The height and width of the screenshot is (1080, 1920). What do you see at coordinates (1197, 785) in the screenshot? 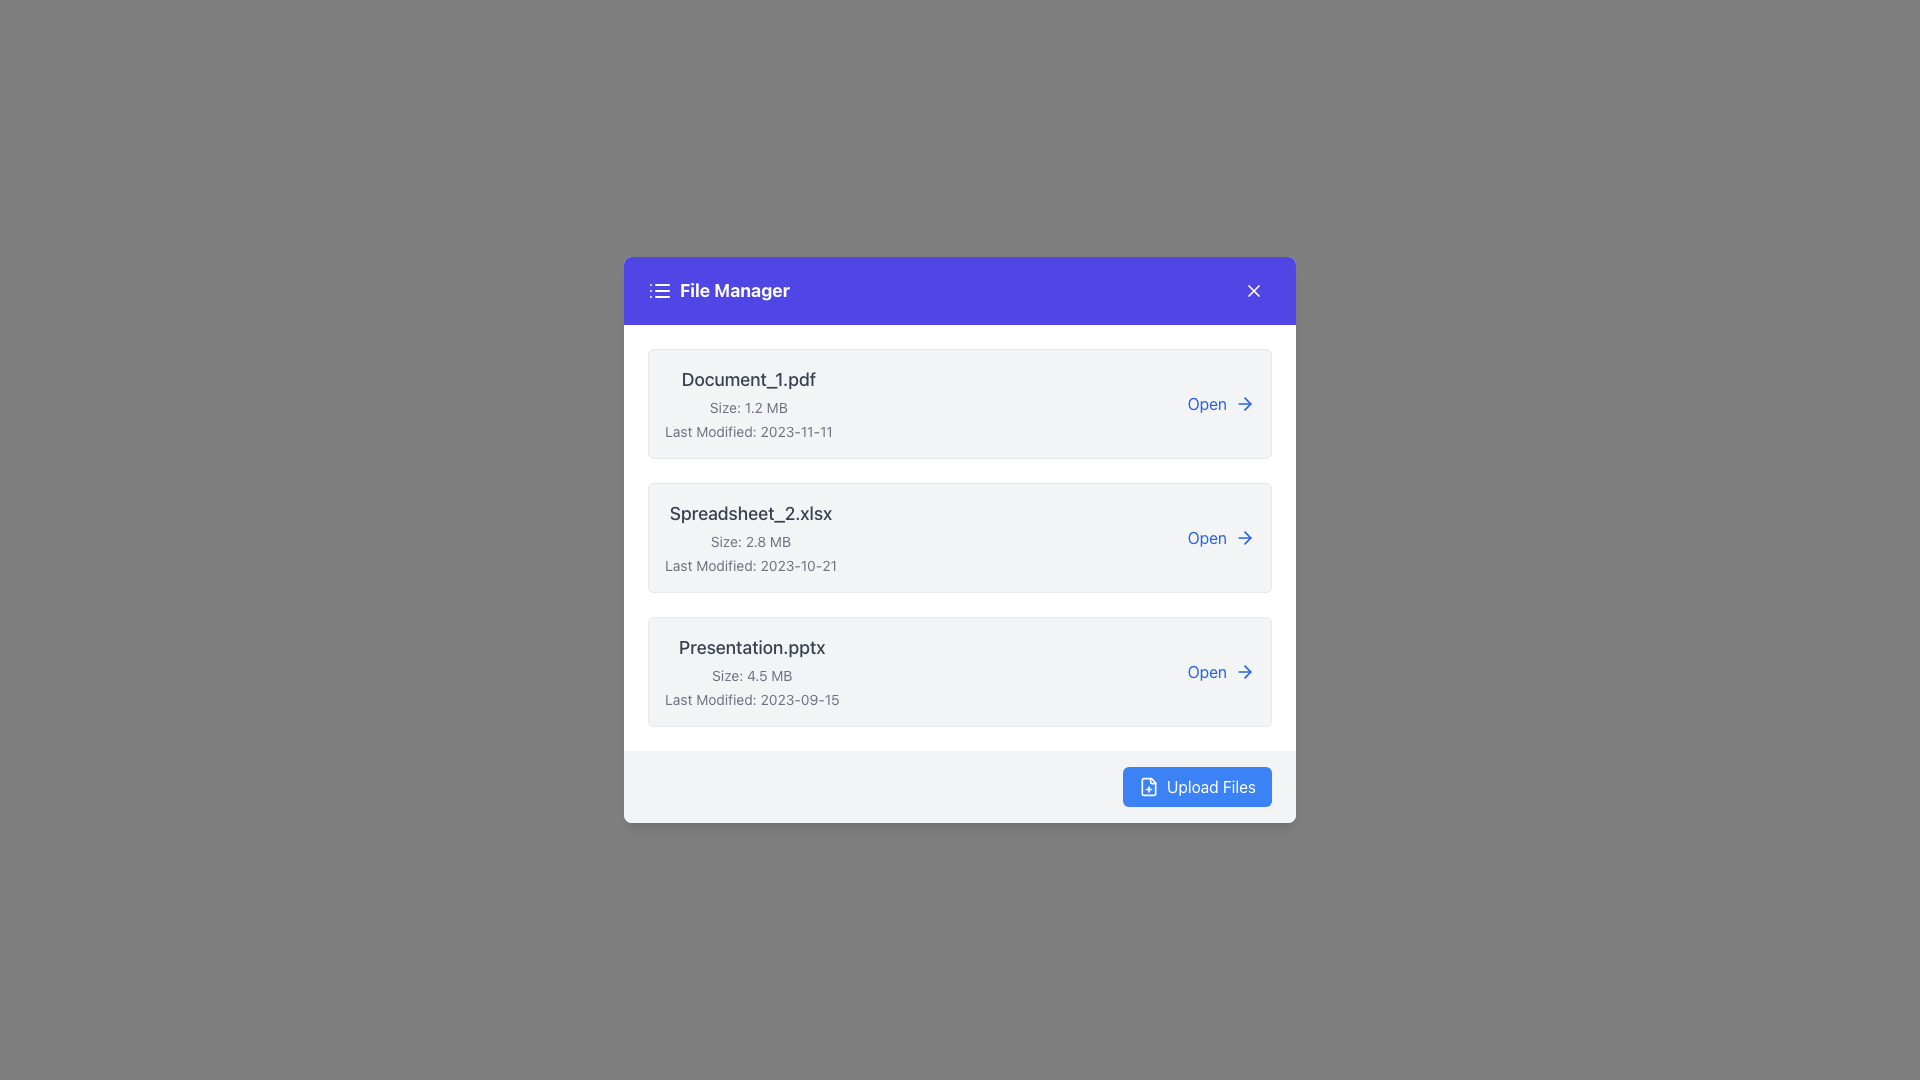
I see `the file upload button located at the bottom-right corner of the grey rectangular section in the file manager interface for keyboard navigation` at bounding box center [1197, 785].